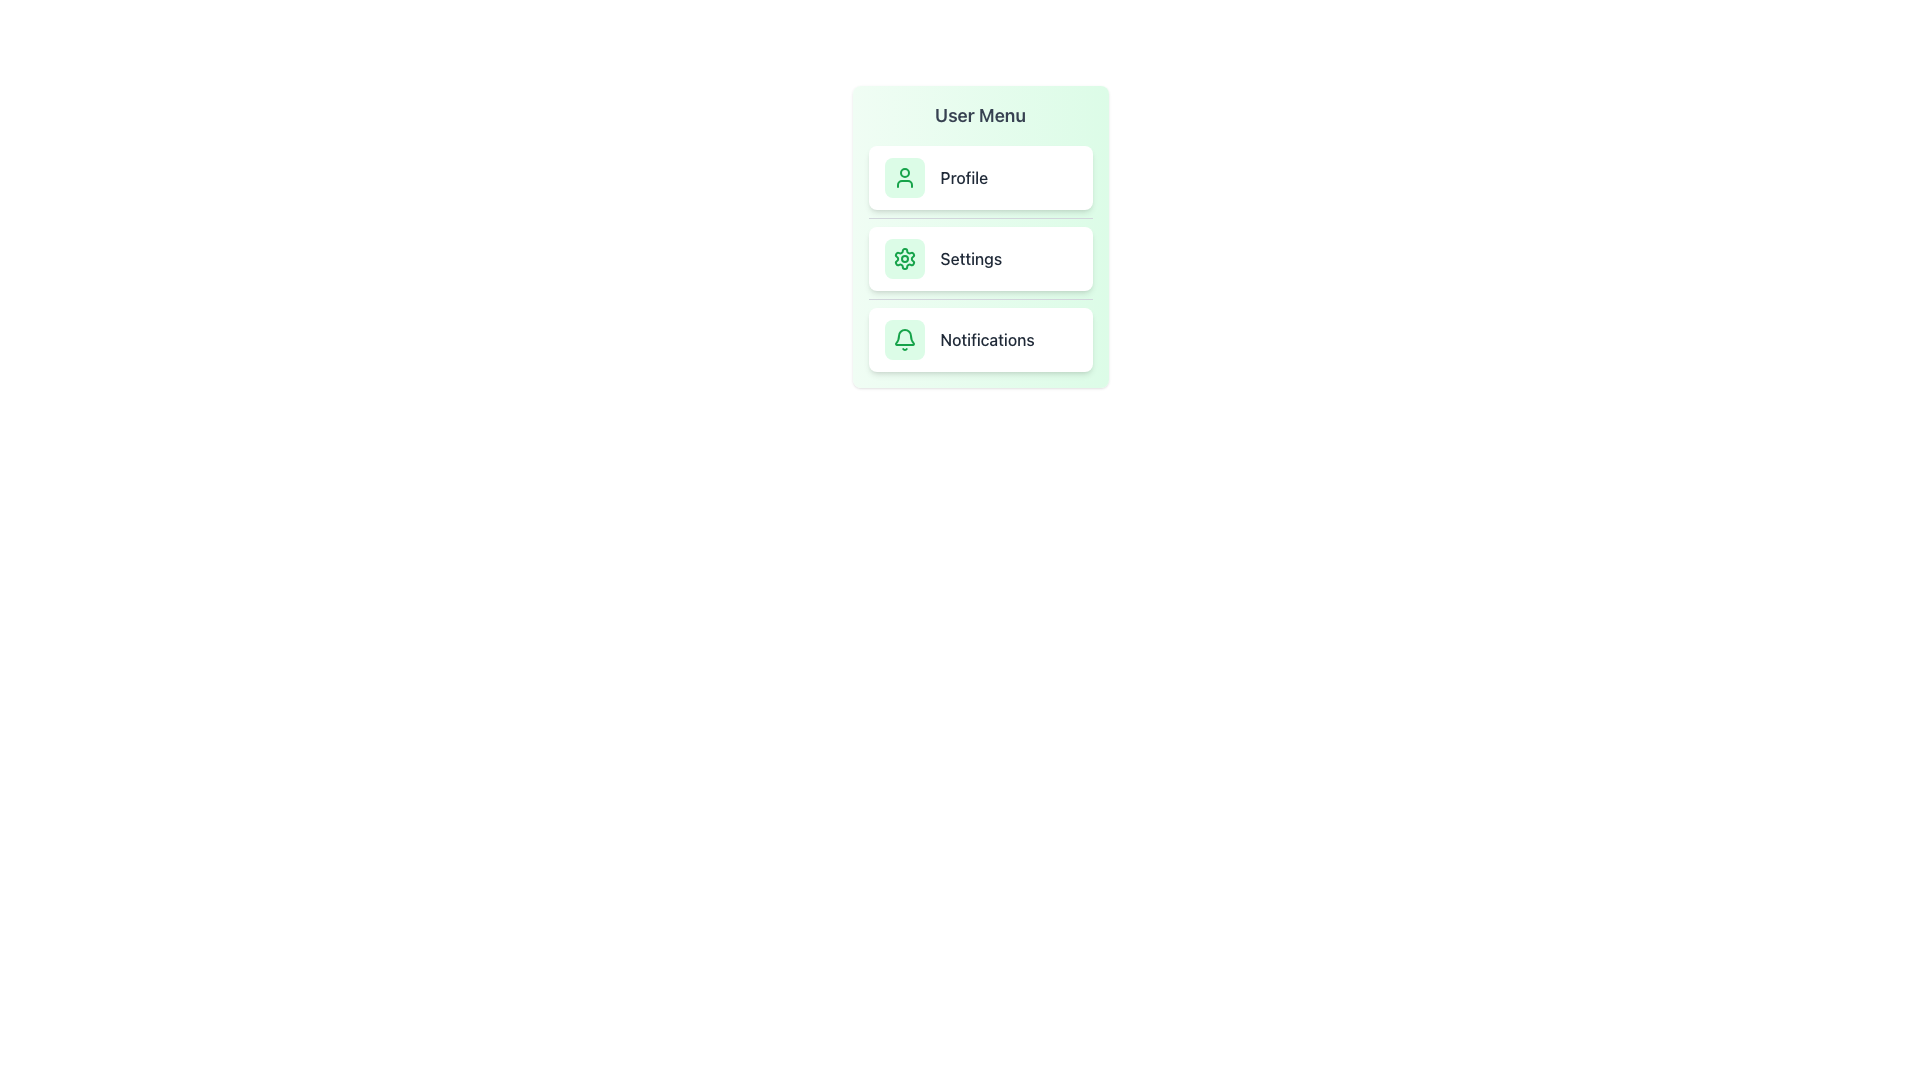 The width and height of the screenshot is (1920, 1080). What do you see at coordinates (903, 336) in the screenshot?
I see `the decorative component within the bell icon in the 'Notifications' section of the menu interface` at bounding box center [903, 336].